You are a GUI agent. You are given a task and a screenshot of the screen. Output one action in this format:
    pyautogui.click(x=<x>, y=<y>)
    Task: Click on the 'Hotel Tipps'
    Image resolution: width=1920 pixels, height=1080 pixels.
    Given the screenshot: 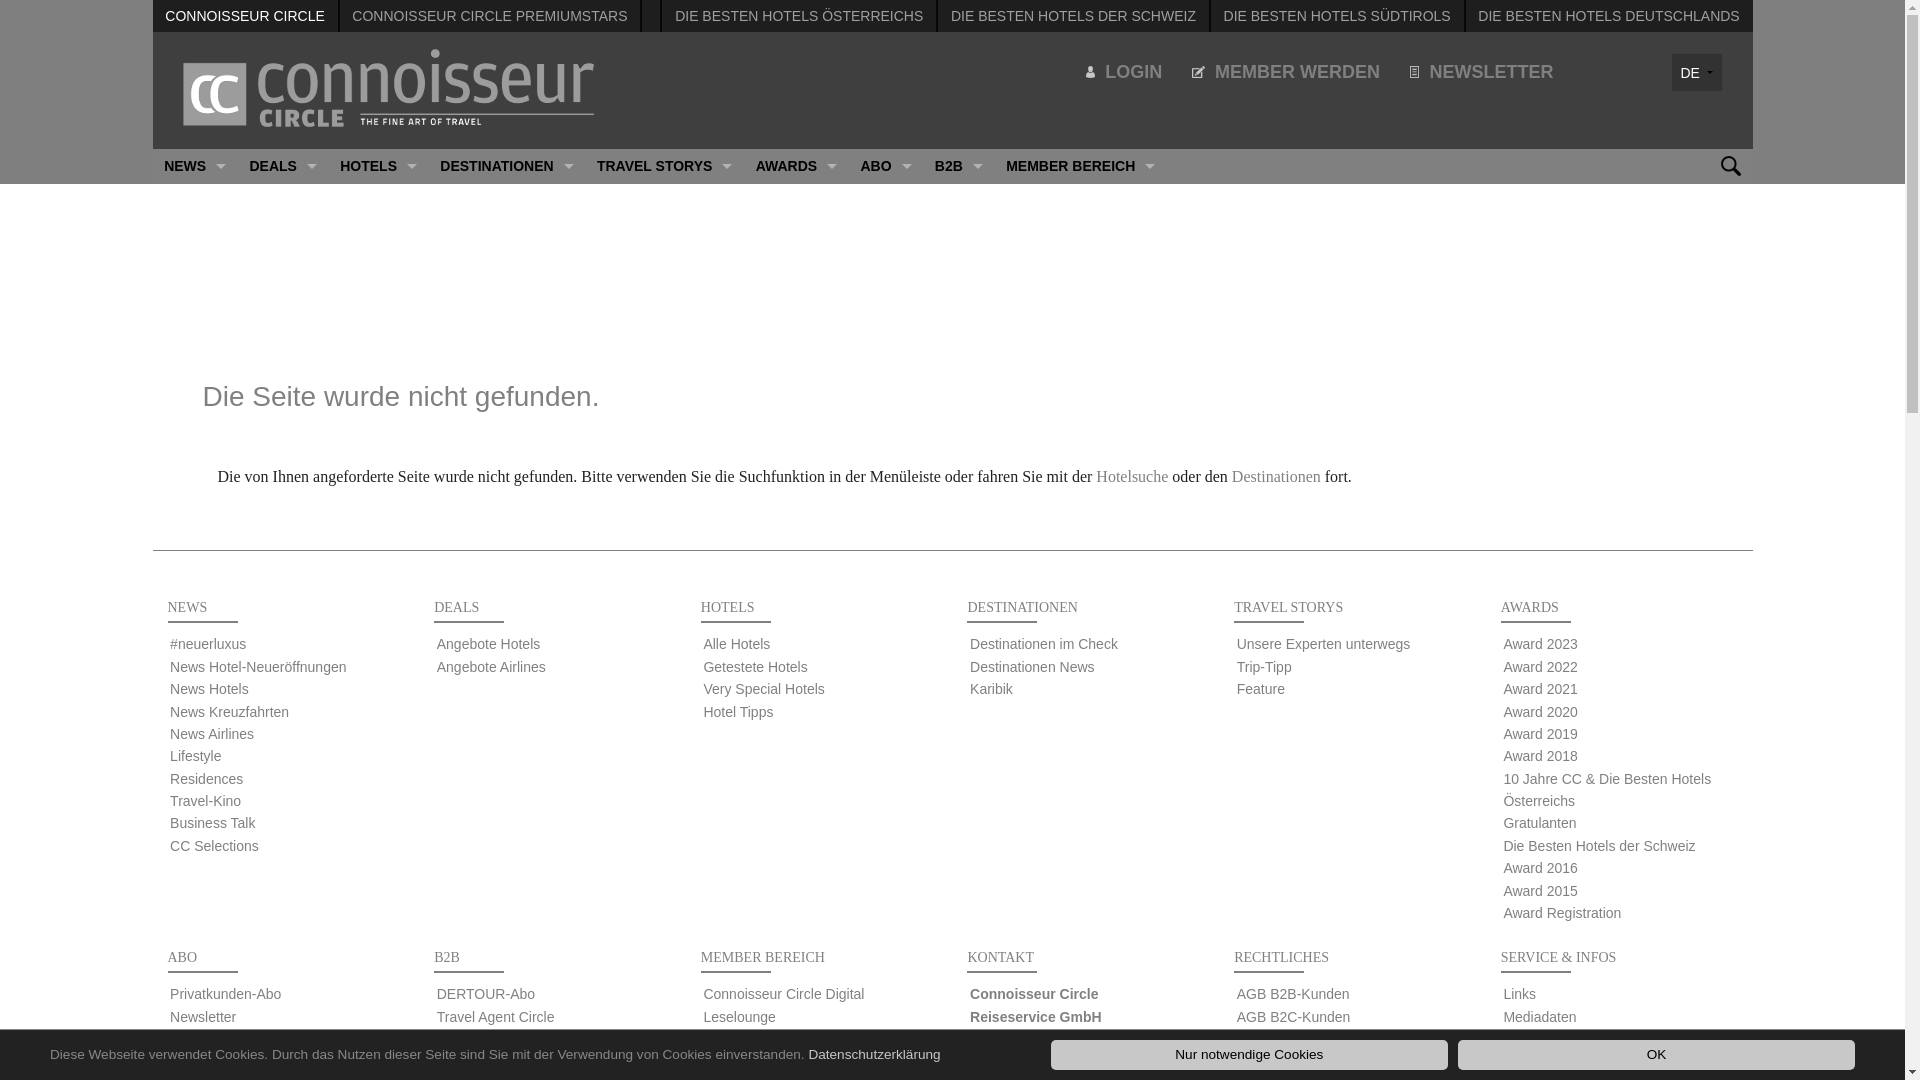 What is the action you would take?
    pyautogui.click(x=737, y=711)
    